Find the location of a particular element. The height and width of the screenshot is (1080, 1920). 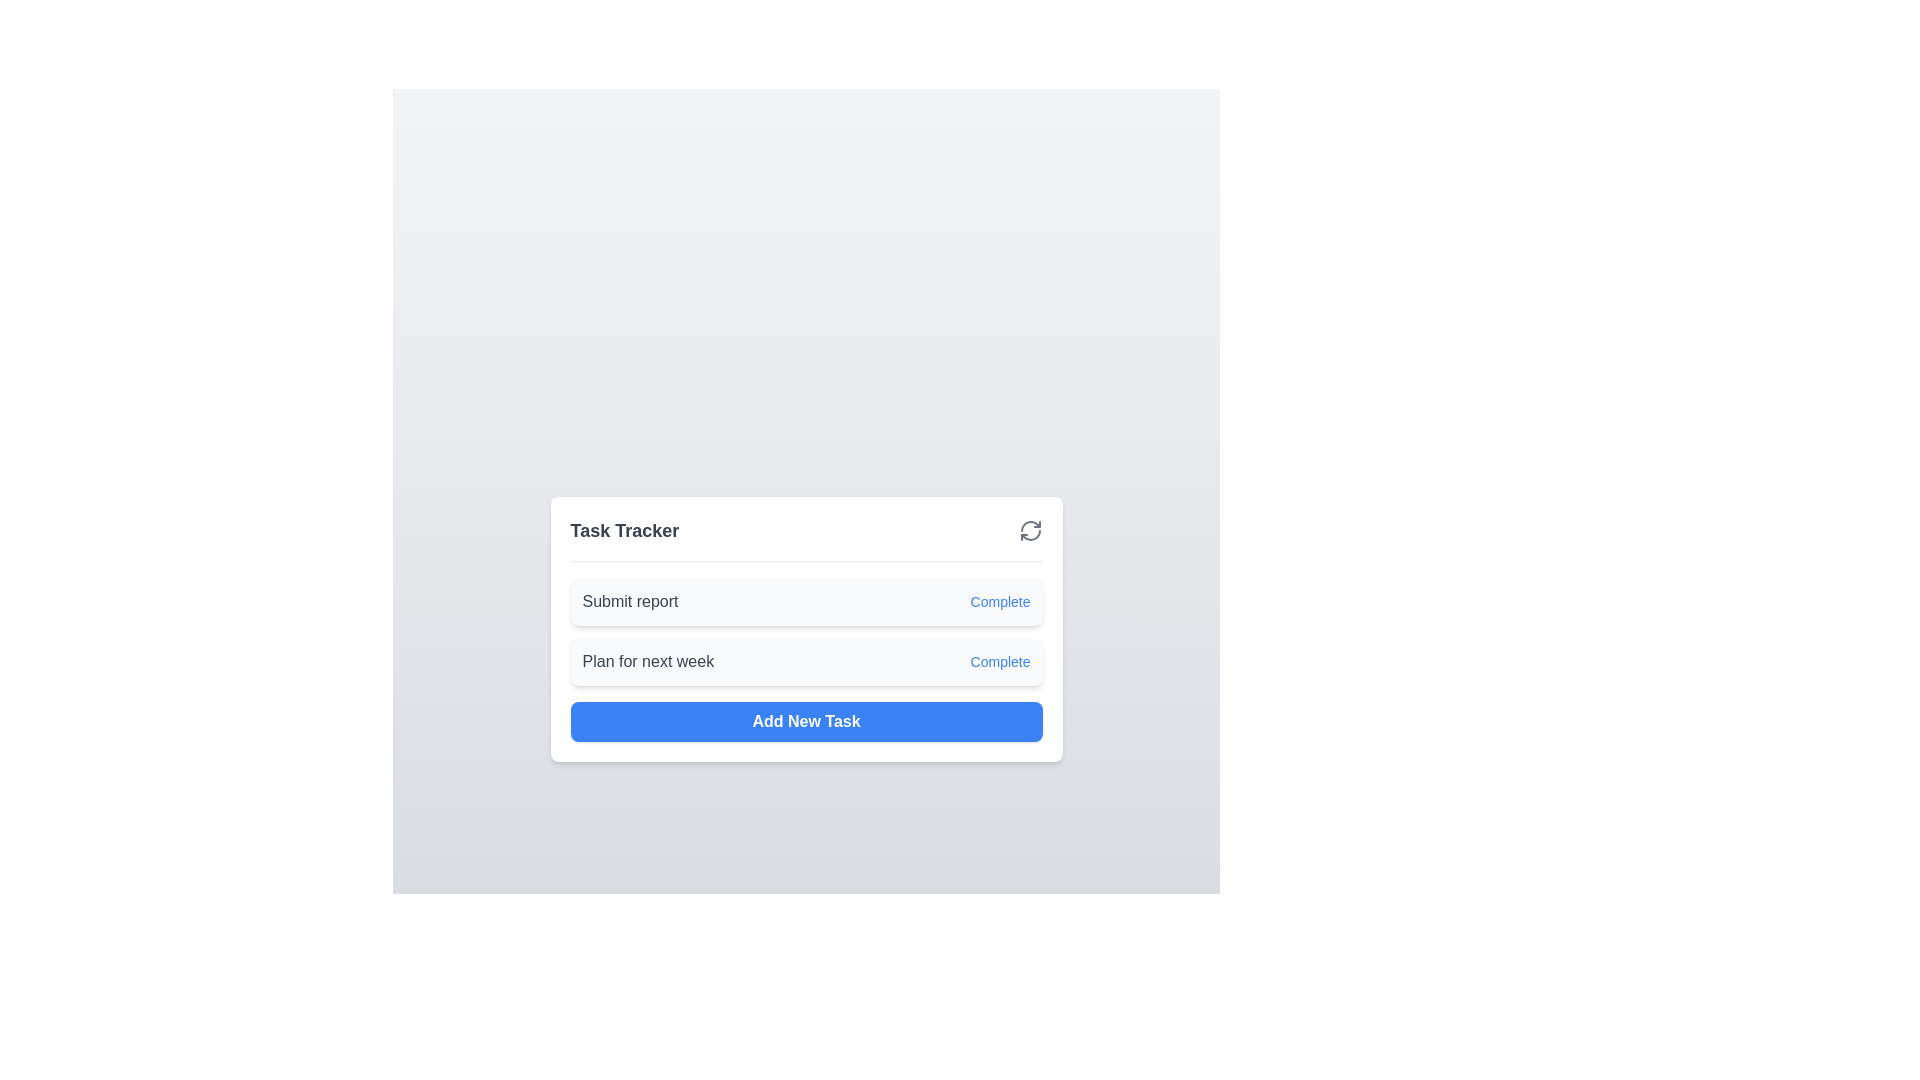

the refresh icon located in the top-right corner of the 'Task Tracker' header is located at coordinates (1030, 529).